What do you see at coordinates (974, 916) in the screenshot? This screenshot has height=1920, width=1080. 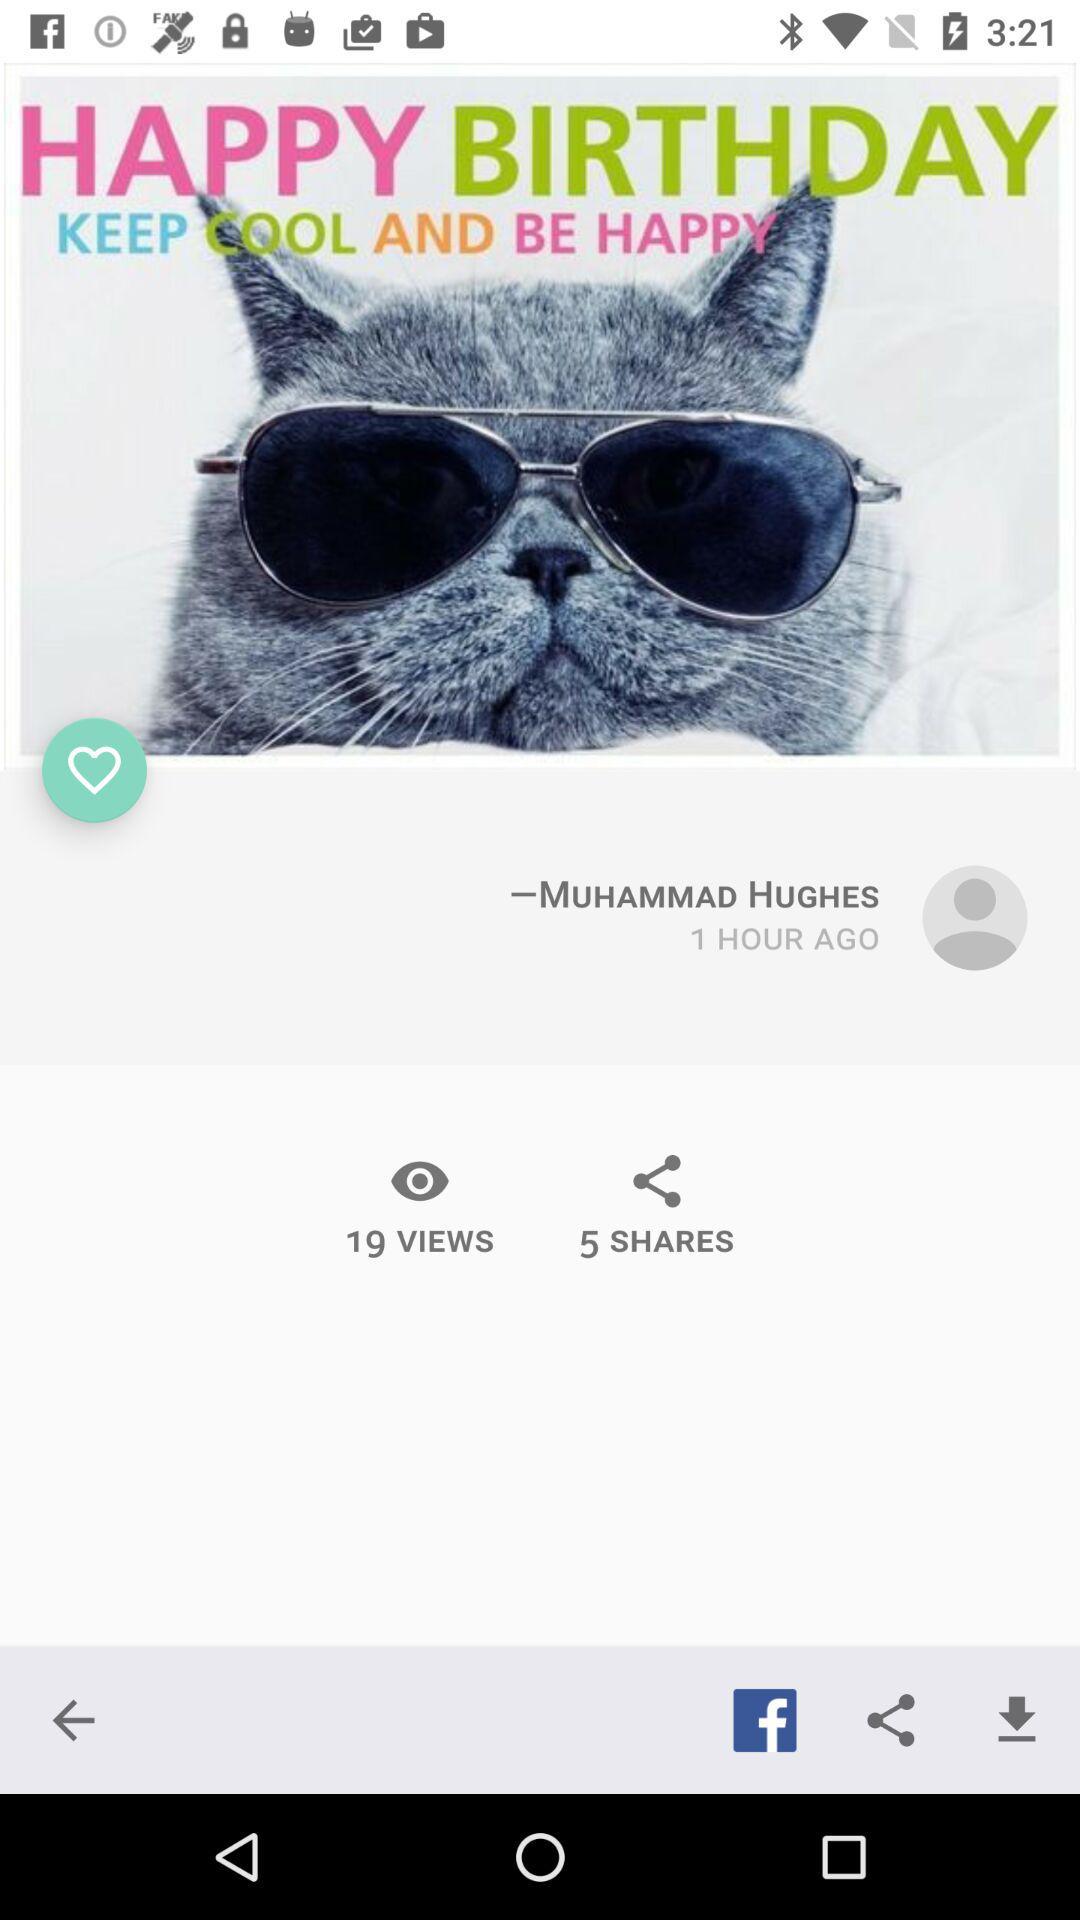 I see `the icon which is after muhammad hughes on a page` at bounding box center [974, 916].